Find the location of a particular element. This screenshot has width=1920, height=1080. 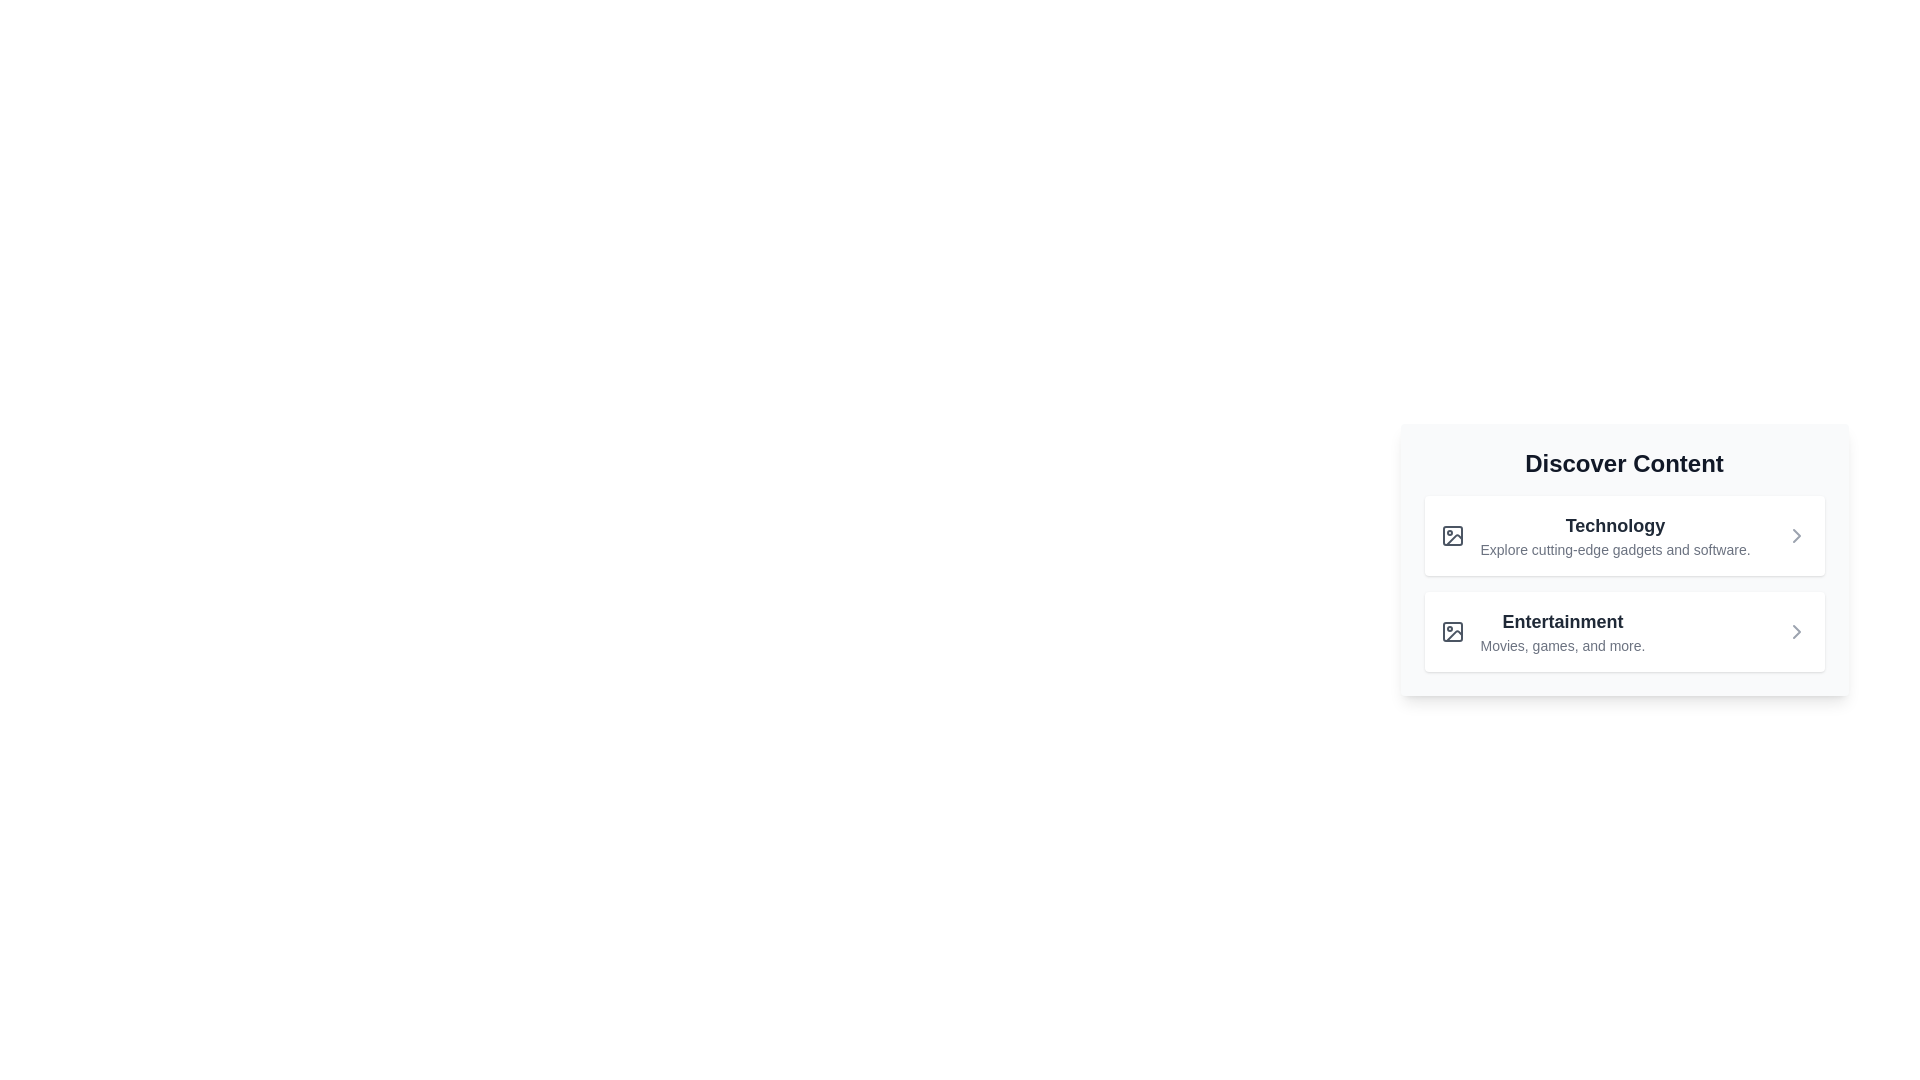

the navigation icon located at the rightmost end of the 'Technology' content card is located at coordinates (1796, 535).